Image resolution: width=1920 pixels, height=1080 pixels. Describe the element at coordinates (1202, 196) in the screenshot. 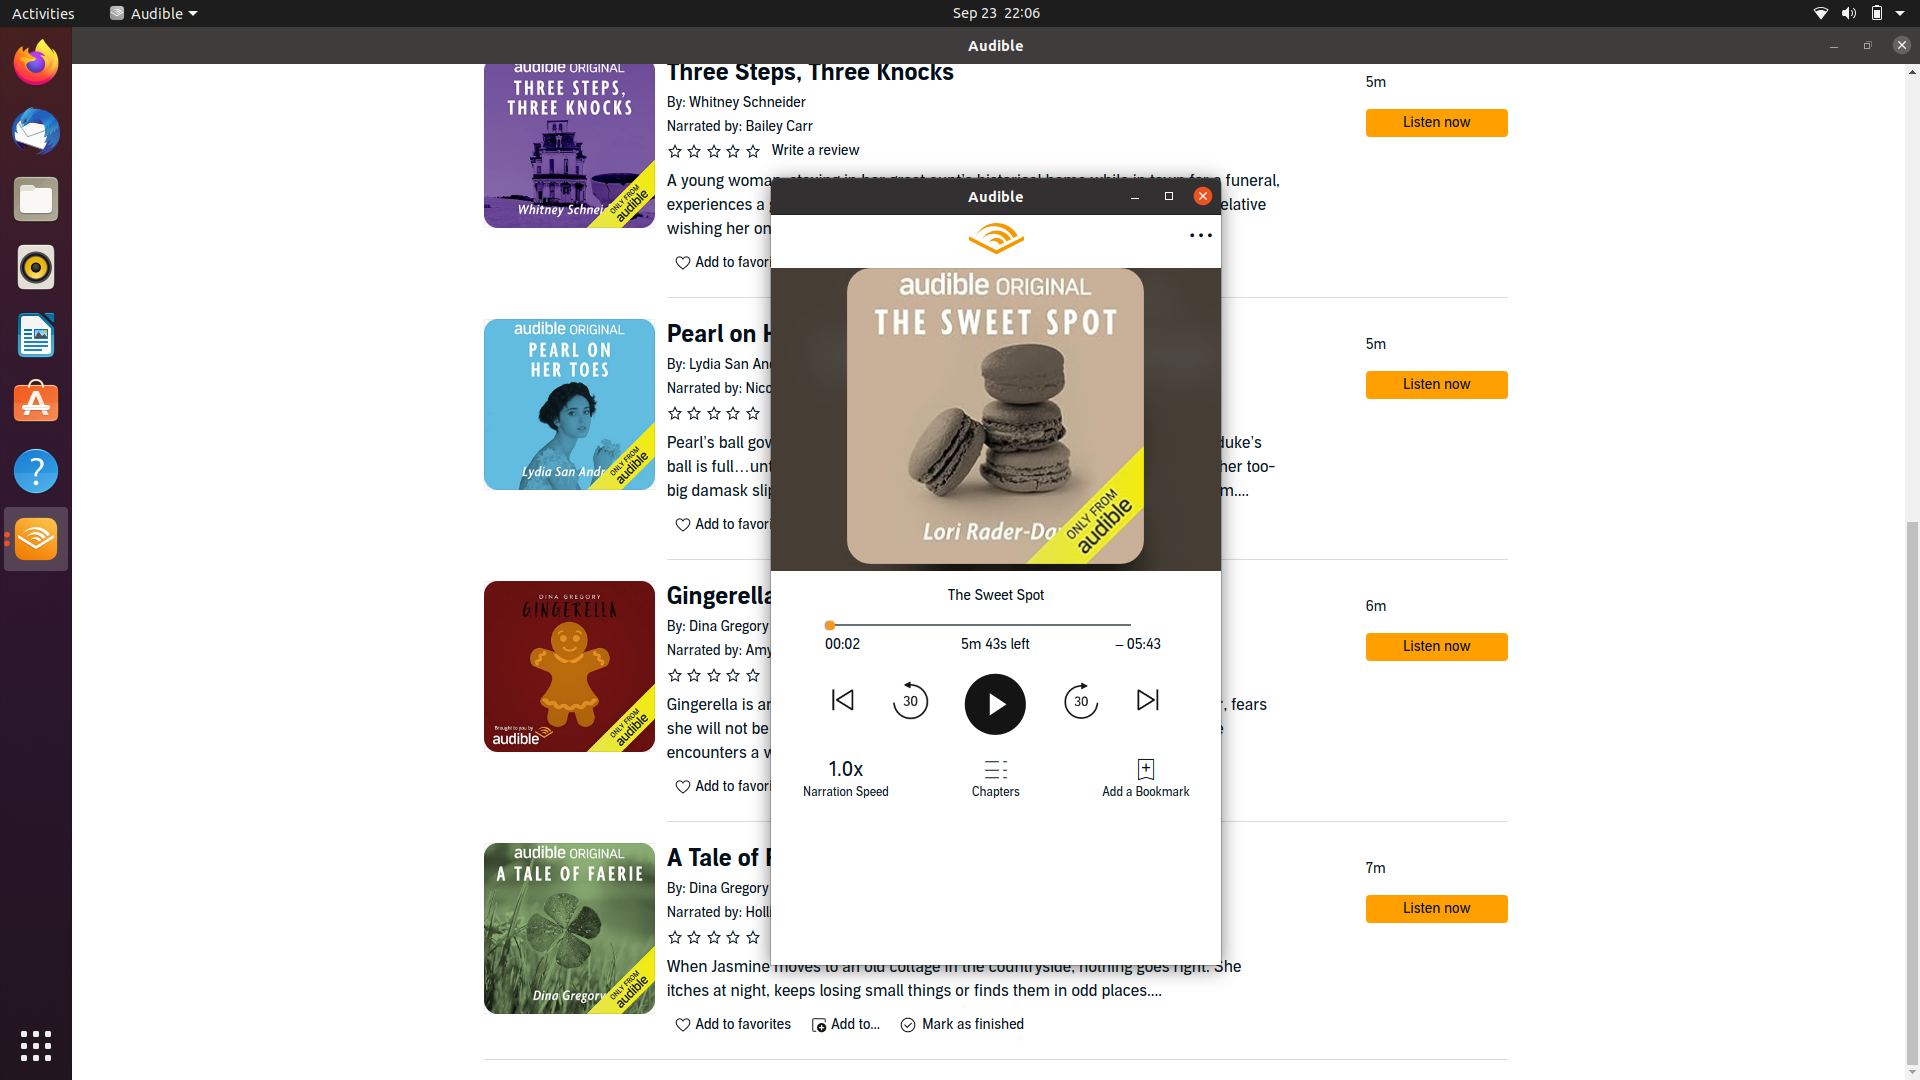

I see `Finish reading book` at that location.